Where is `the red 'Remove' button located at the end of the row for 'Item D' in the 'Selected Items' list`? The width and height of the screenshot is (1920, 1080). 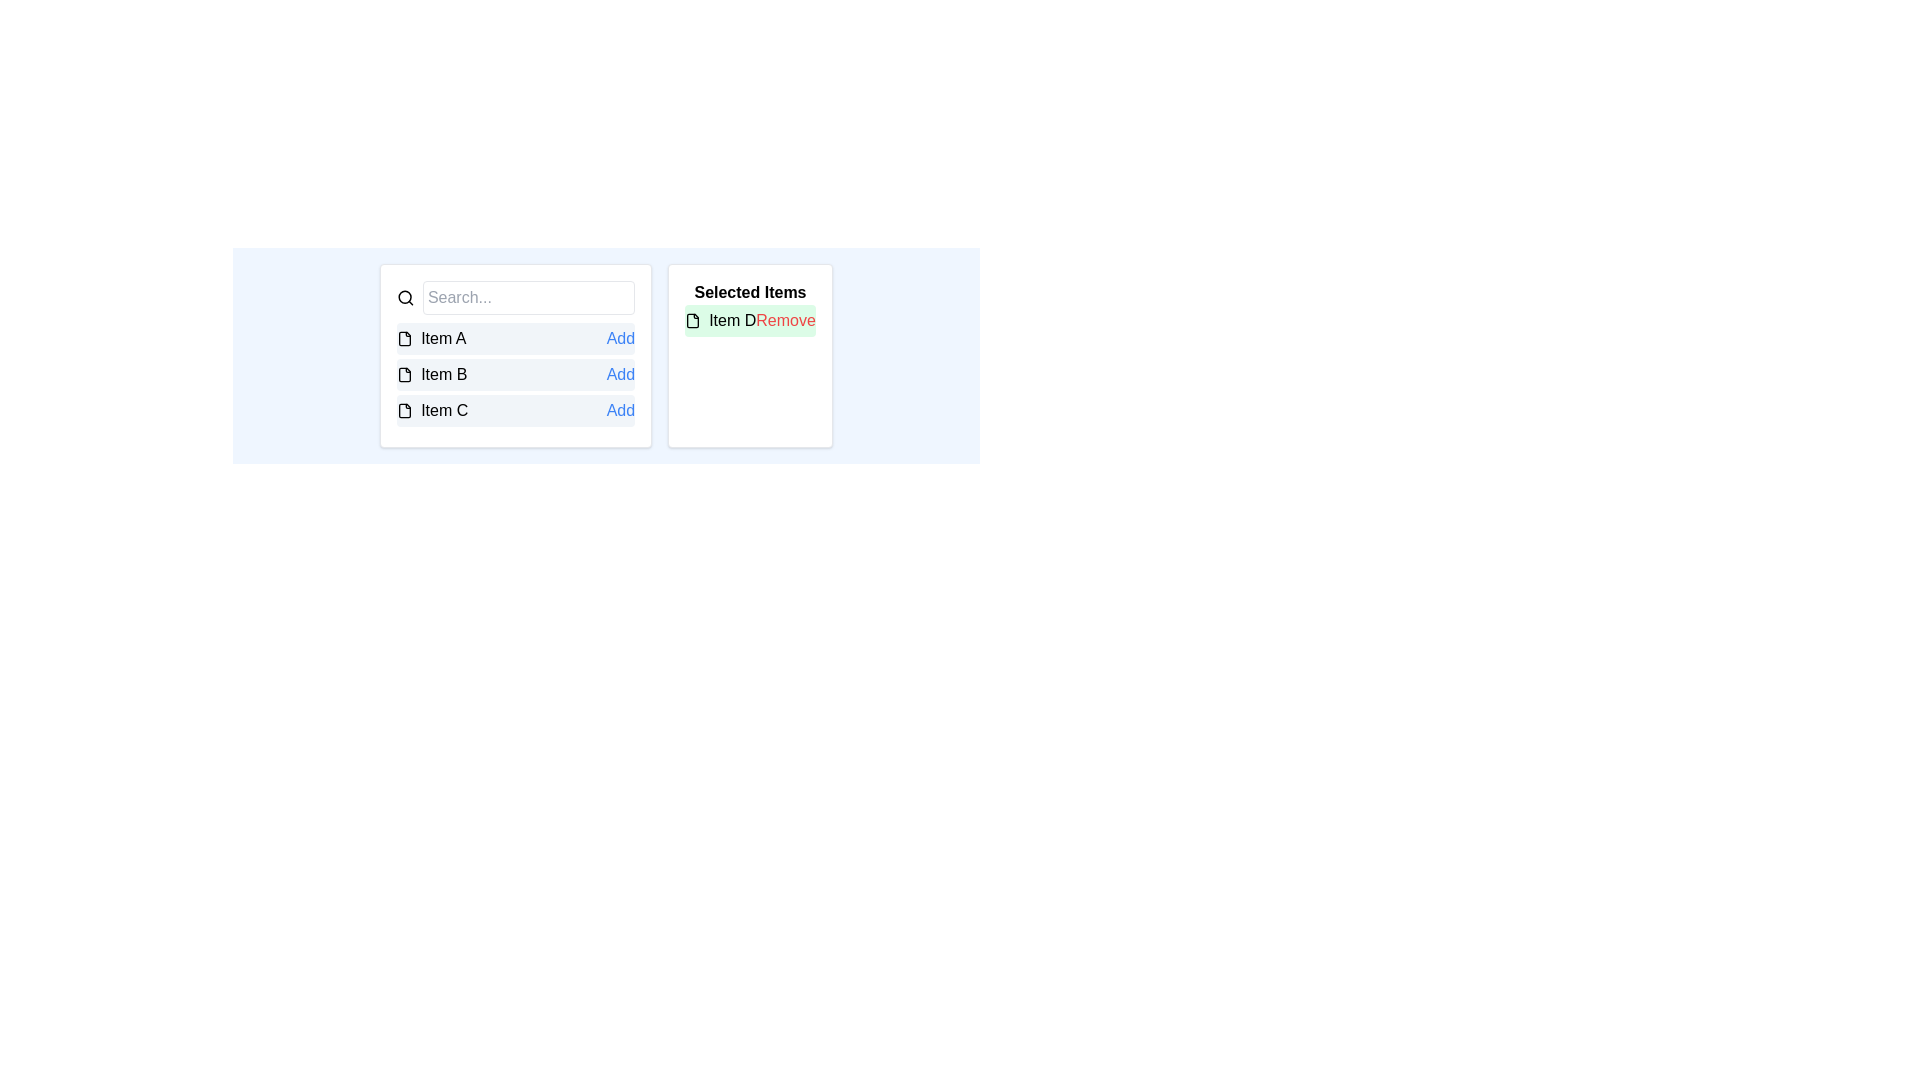
the red 'Remove' button located at the end of the row for 'Item D' in the 'Selected Items' list is located at coordinates (785, 319).